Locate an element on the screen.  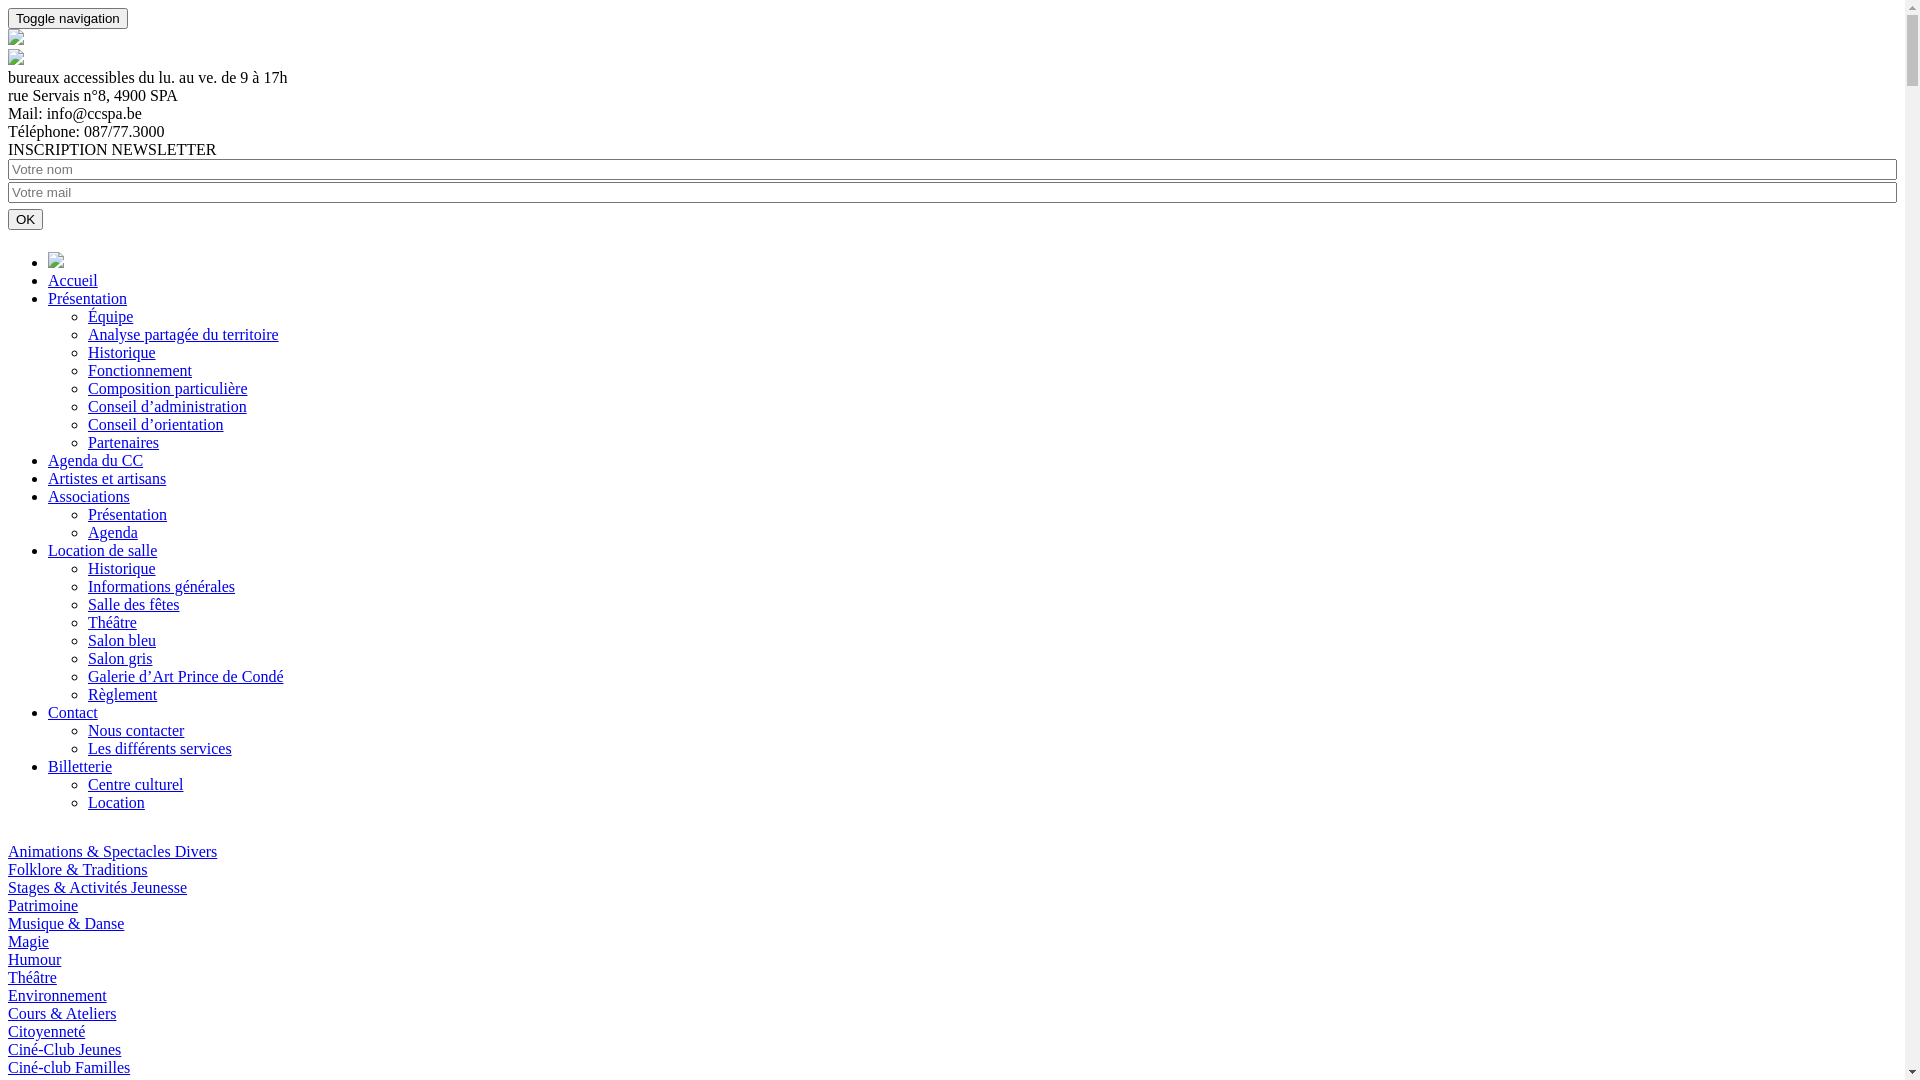
'Associations' is located at coordinates (88, 495).